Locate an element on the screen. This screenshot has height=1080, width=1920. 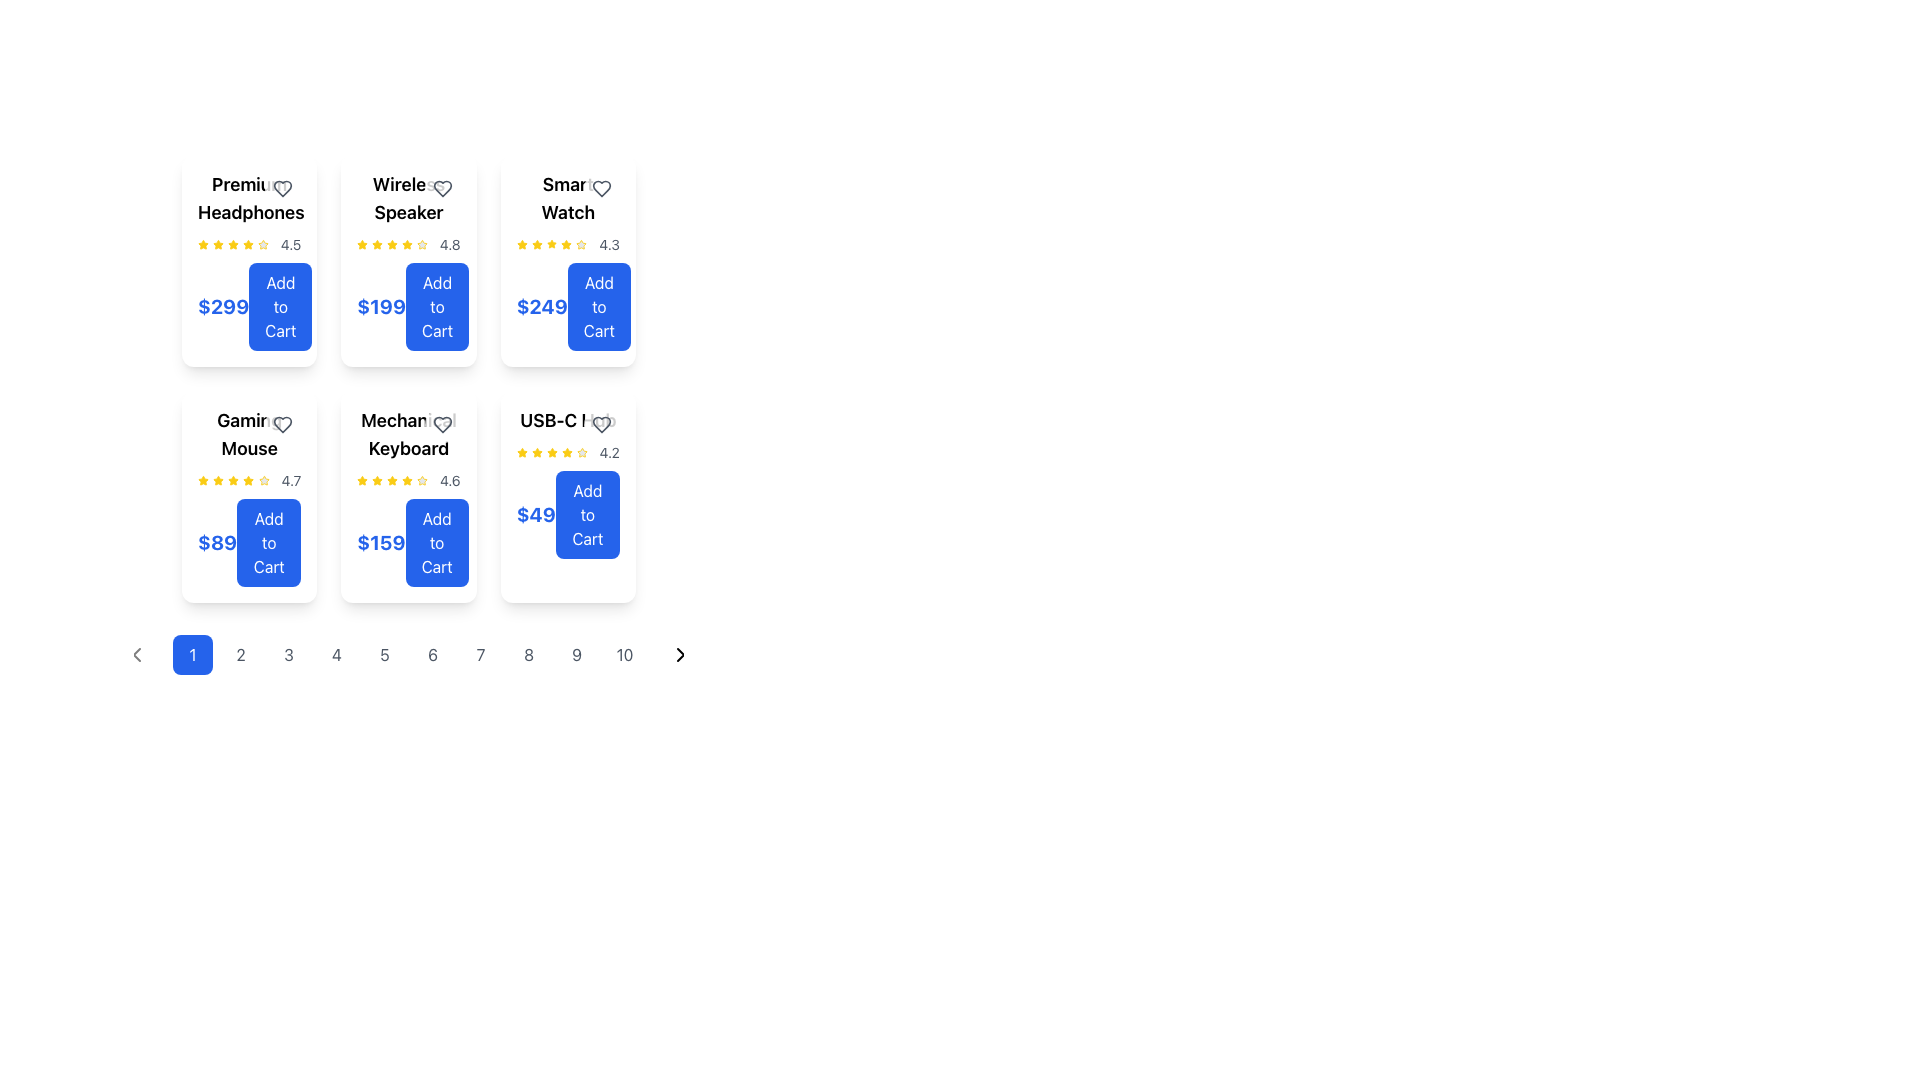
the heart icon button located at the top-right corner of the 'Mechanical Keyboard' product card is located at coordinates (441, 423).